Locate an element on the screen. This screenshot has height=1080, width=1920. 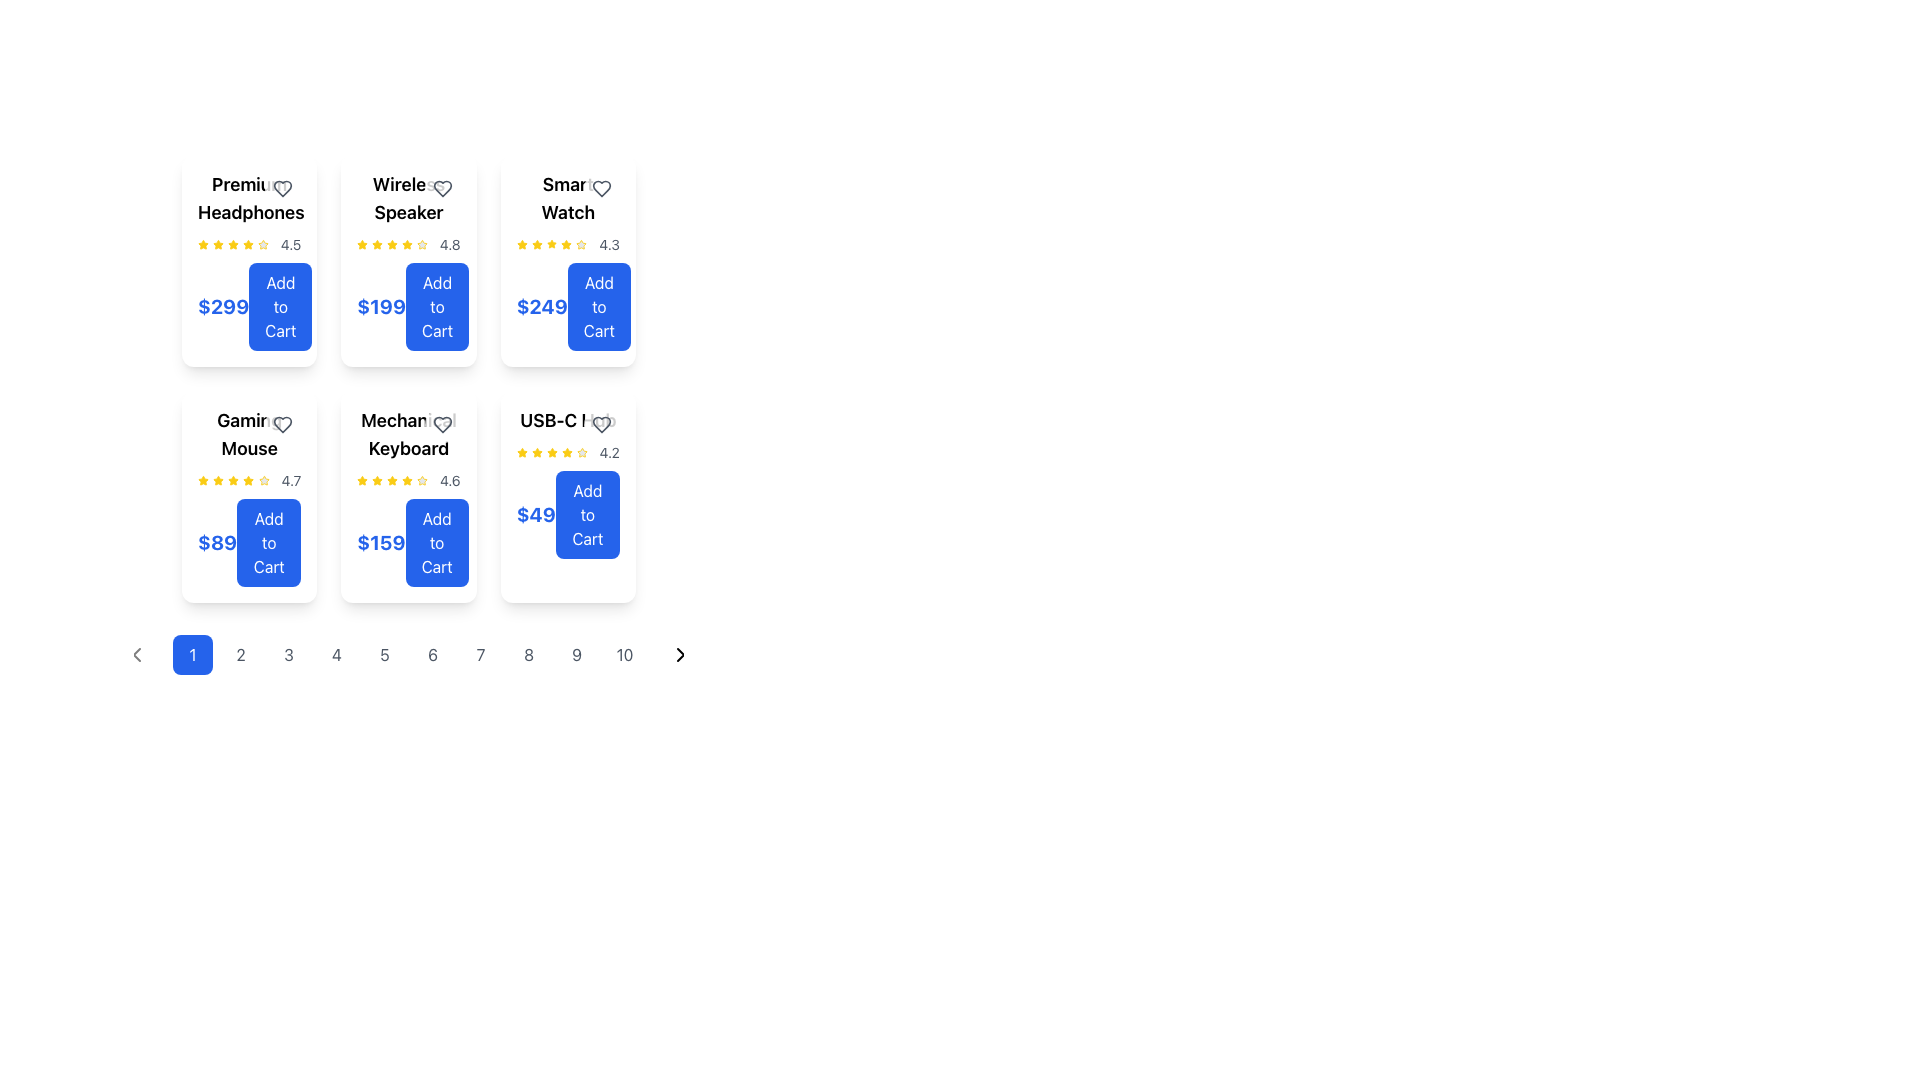
the heart icon button located at the top-right corner of the 'Mechanical Keyboard' product card is located at coordinates (441, 423).